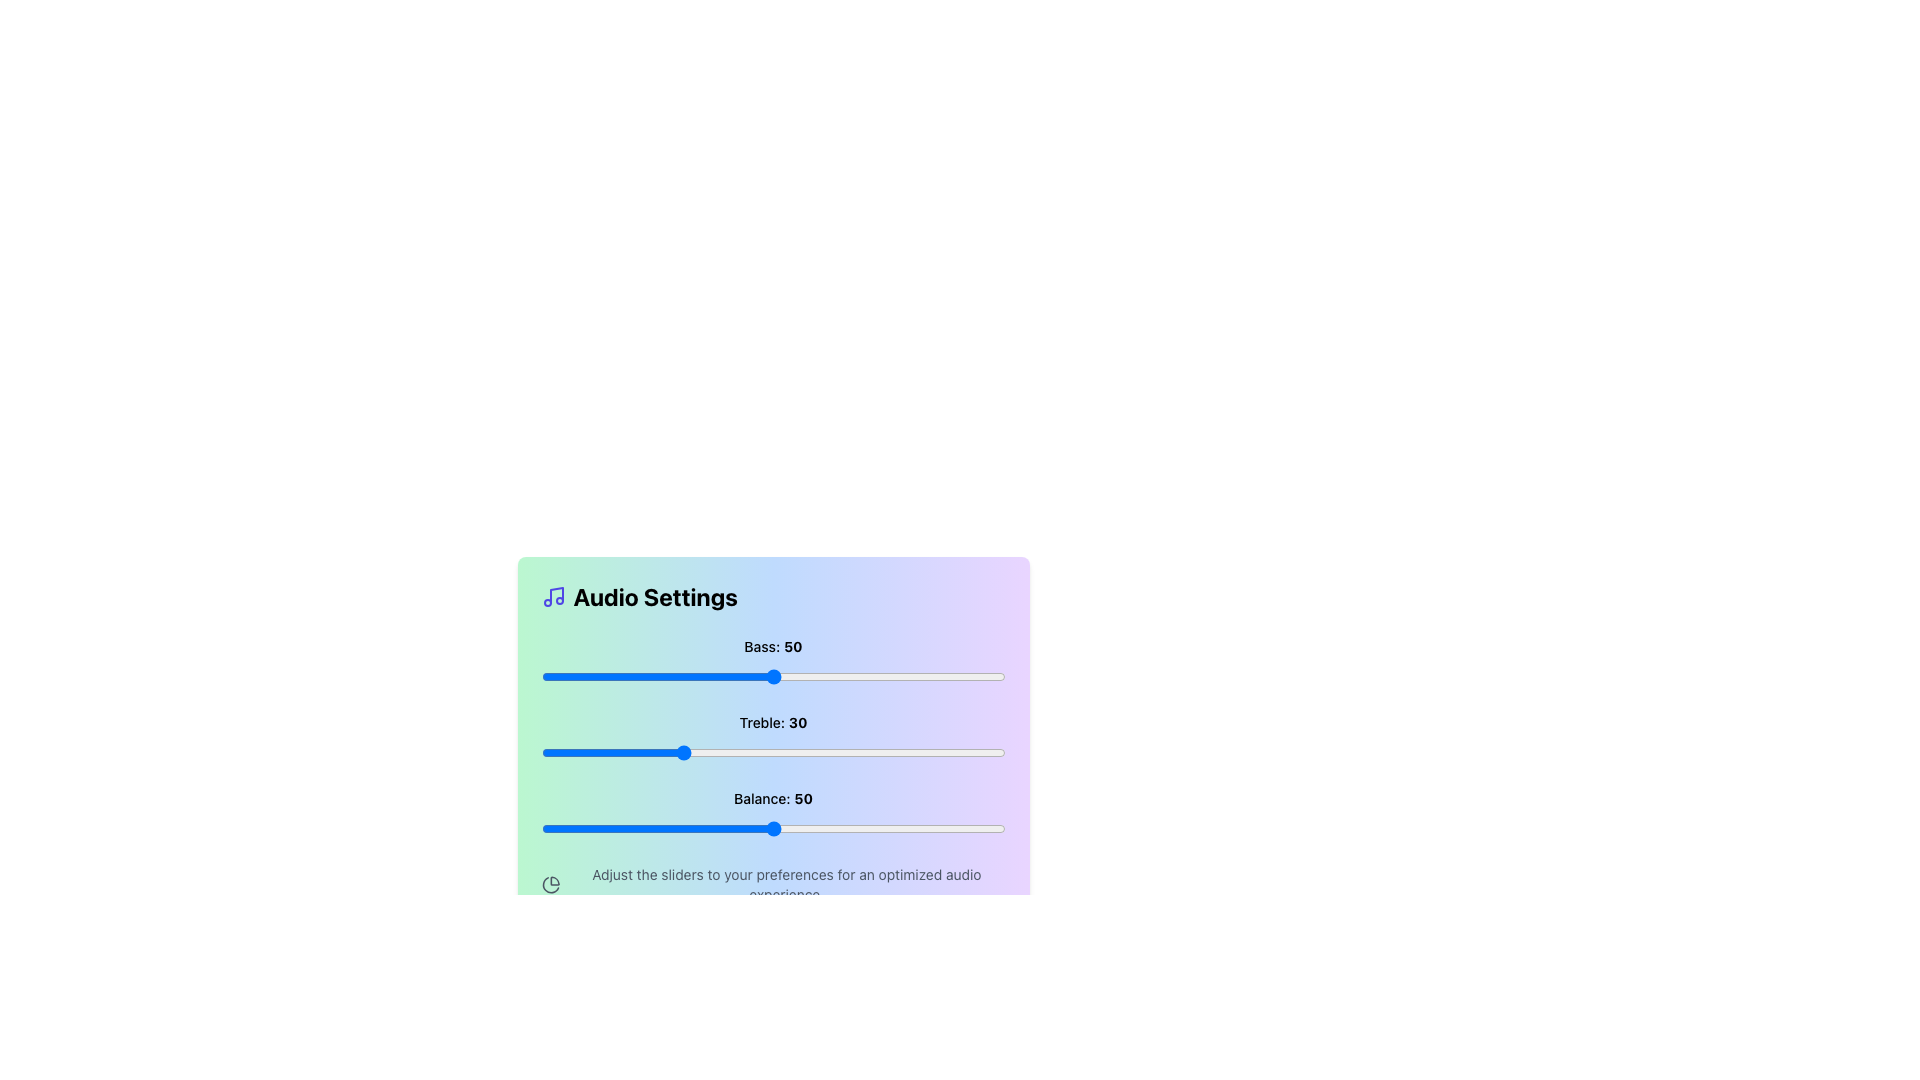 This screenshot has height=1080, width=1920. Describe the element at coordinates (637, 752) in the screenshot. I see `the treble level` at that location.